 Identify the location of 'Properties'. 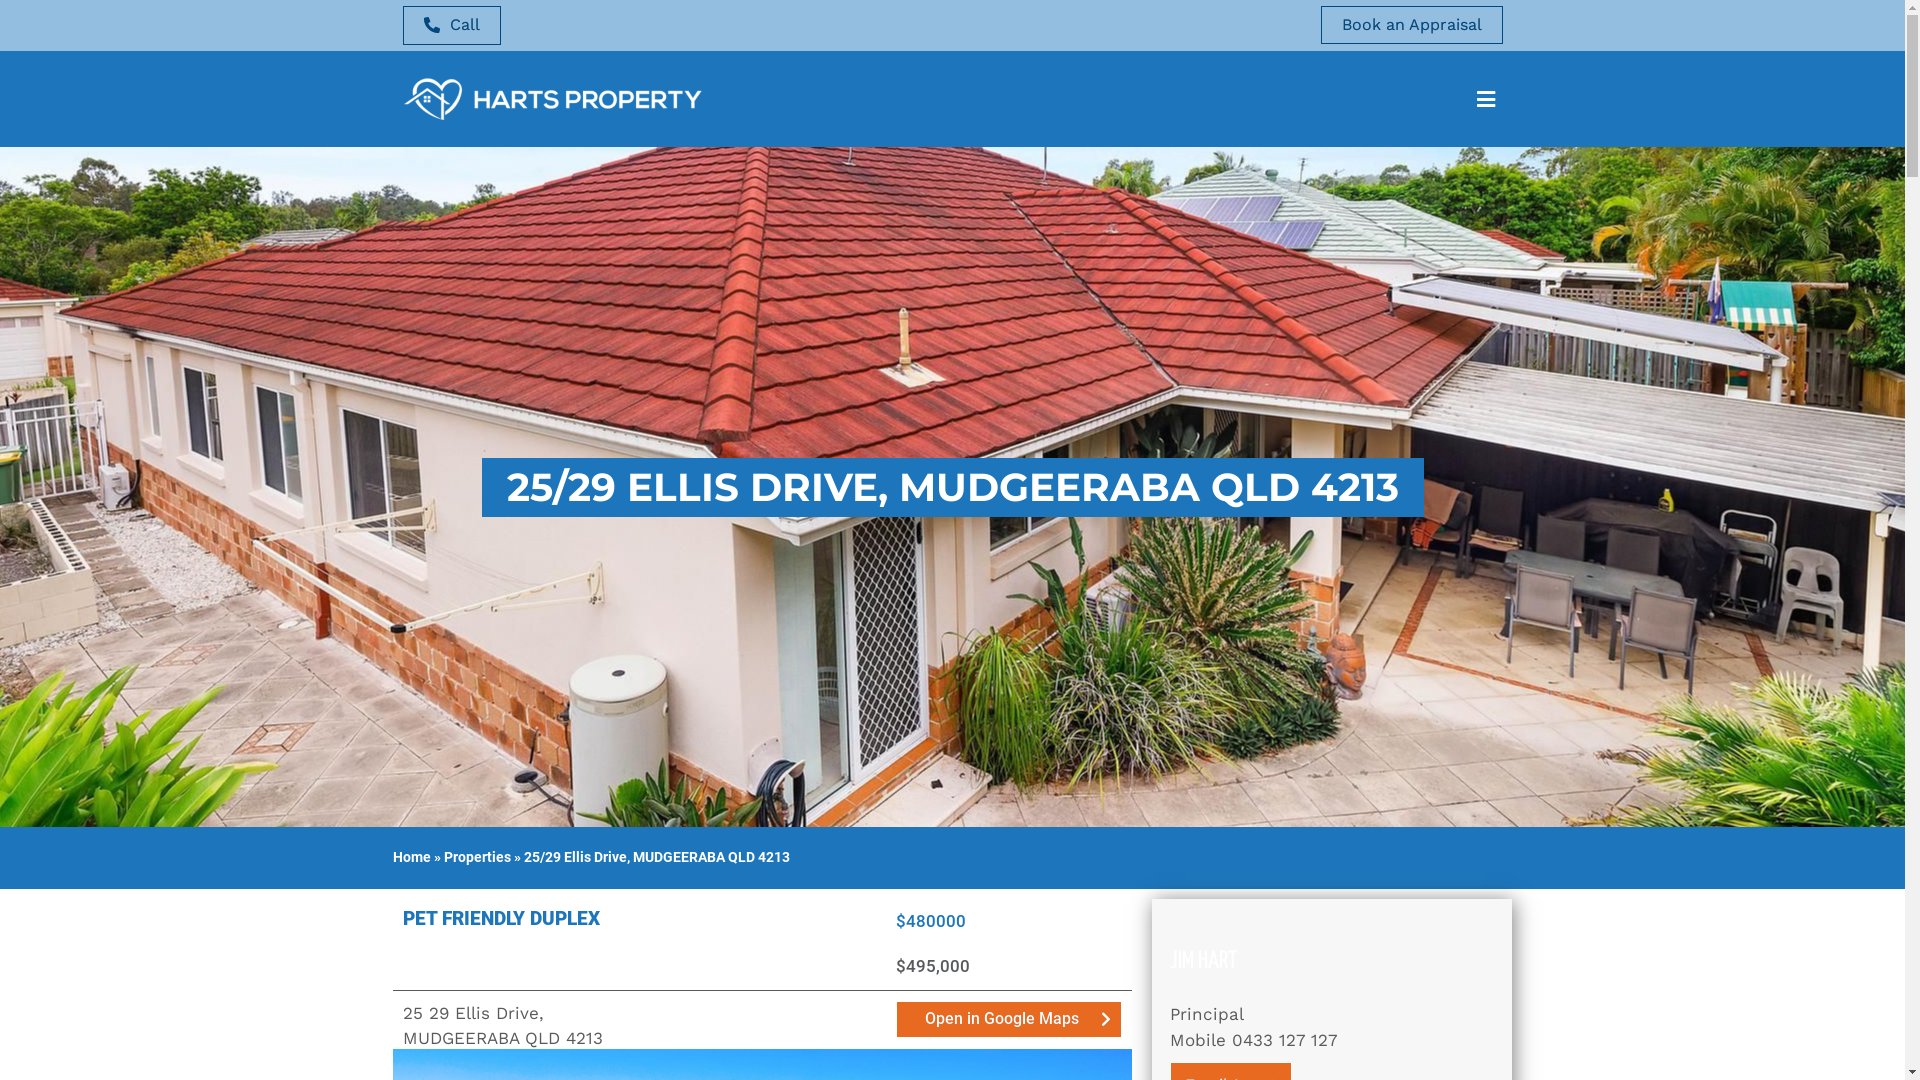
(476, 856).